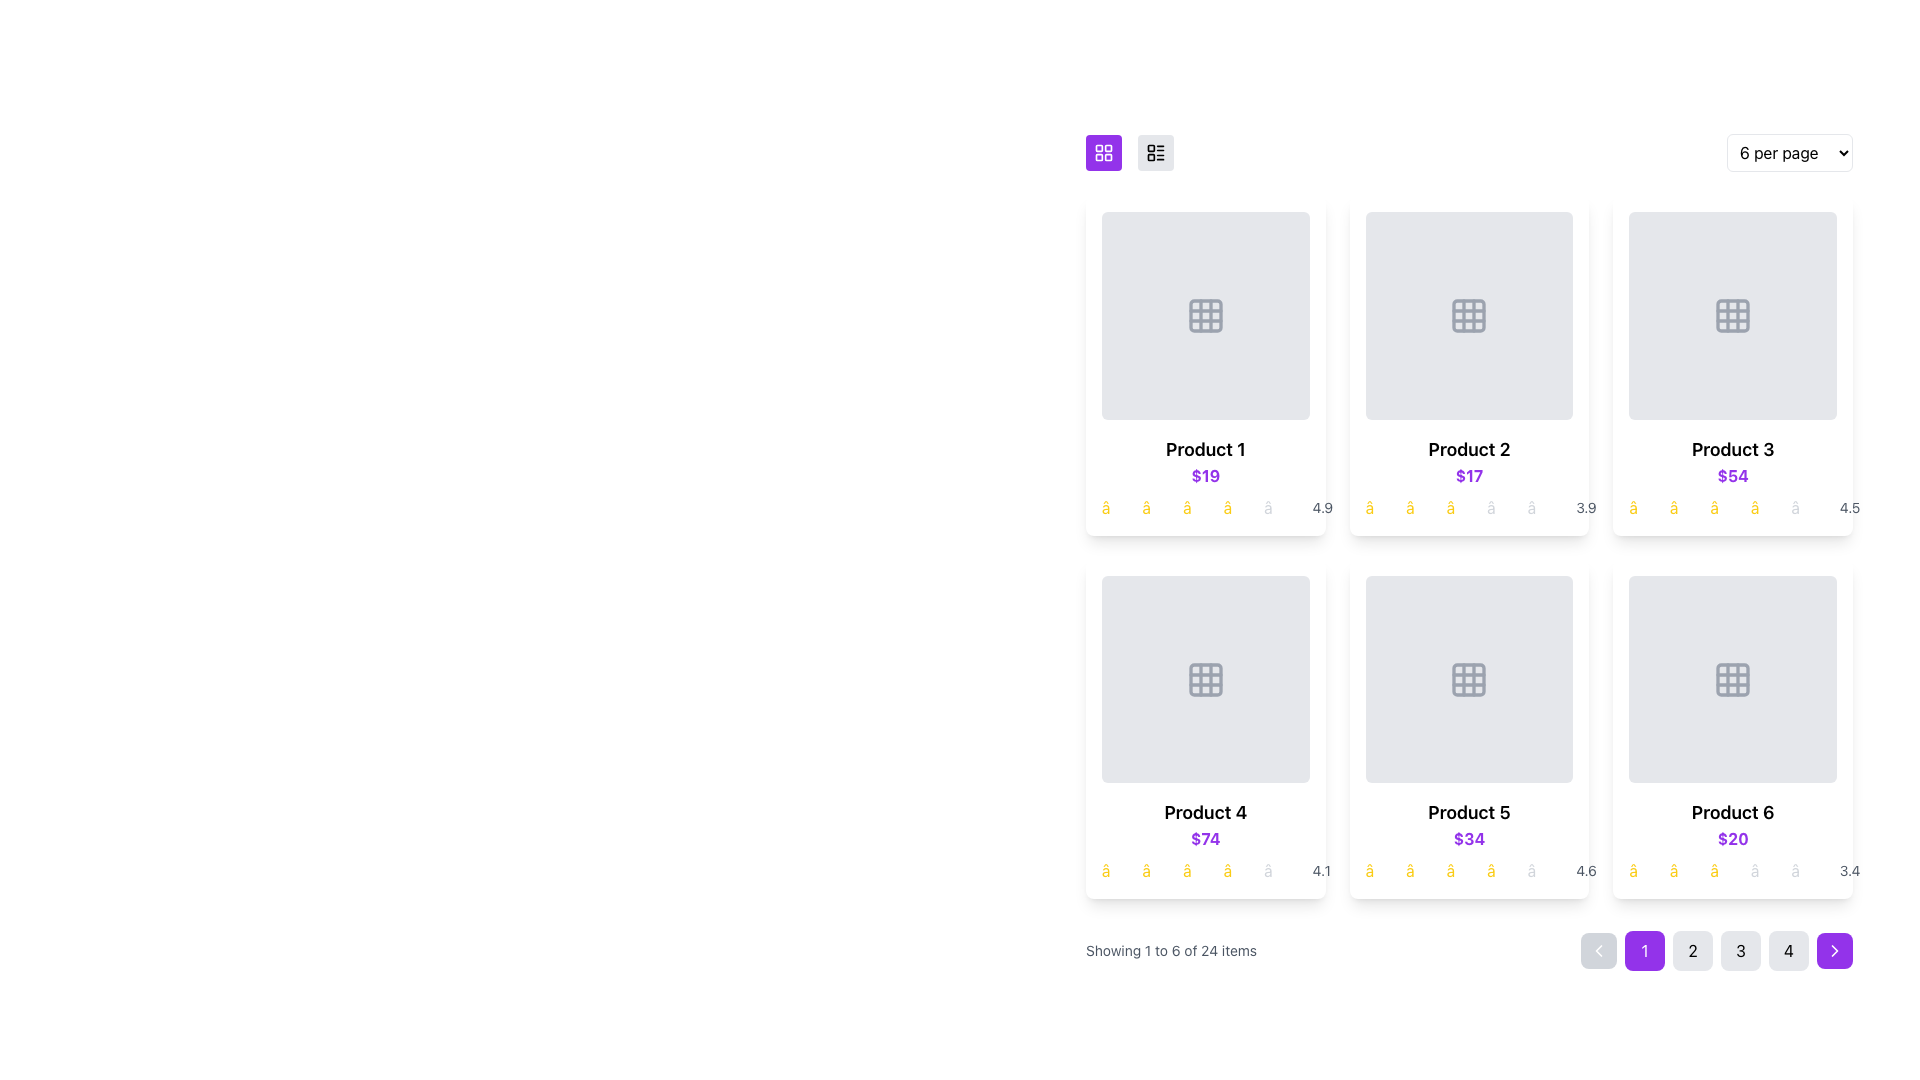 The width and height of the screenshot is (1920, 1080). Describe the element at coordinates (1469, 678) in the screenshot. I see `the icon with rounded corners located within the product card labeled 'Product 5', which is centered above the product title and price` at that location.